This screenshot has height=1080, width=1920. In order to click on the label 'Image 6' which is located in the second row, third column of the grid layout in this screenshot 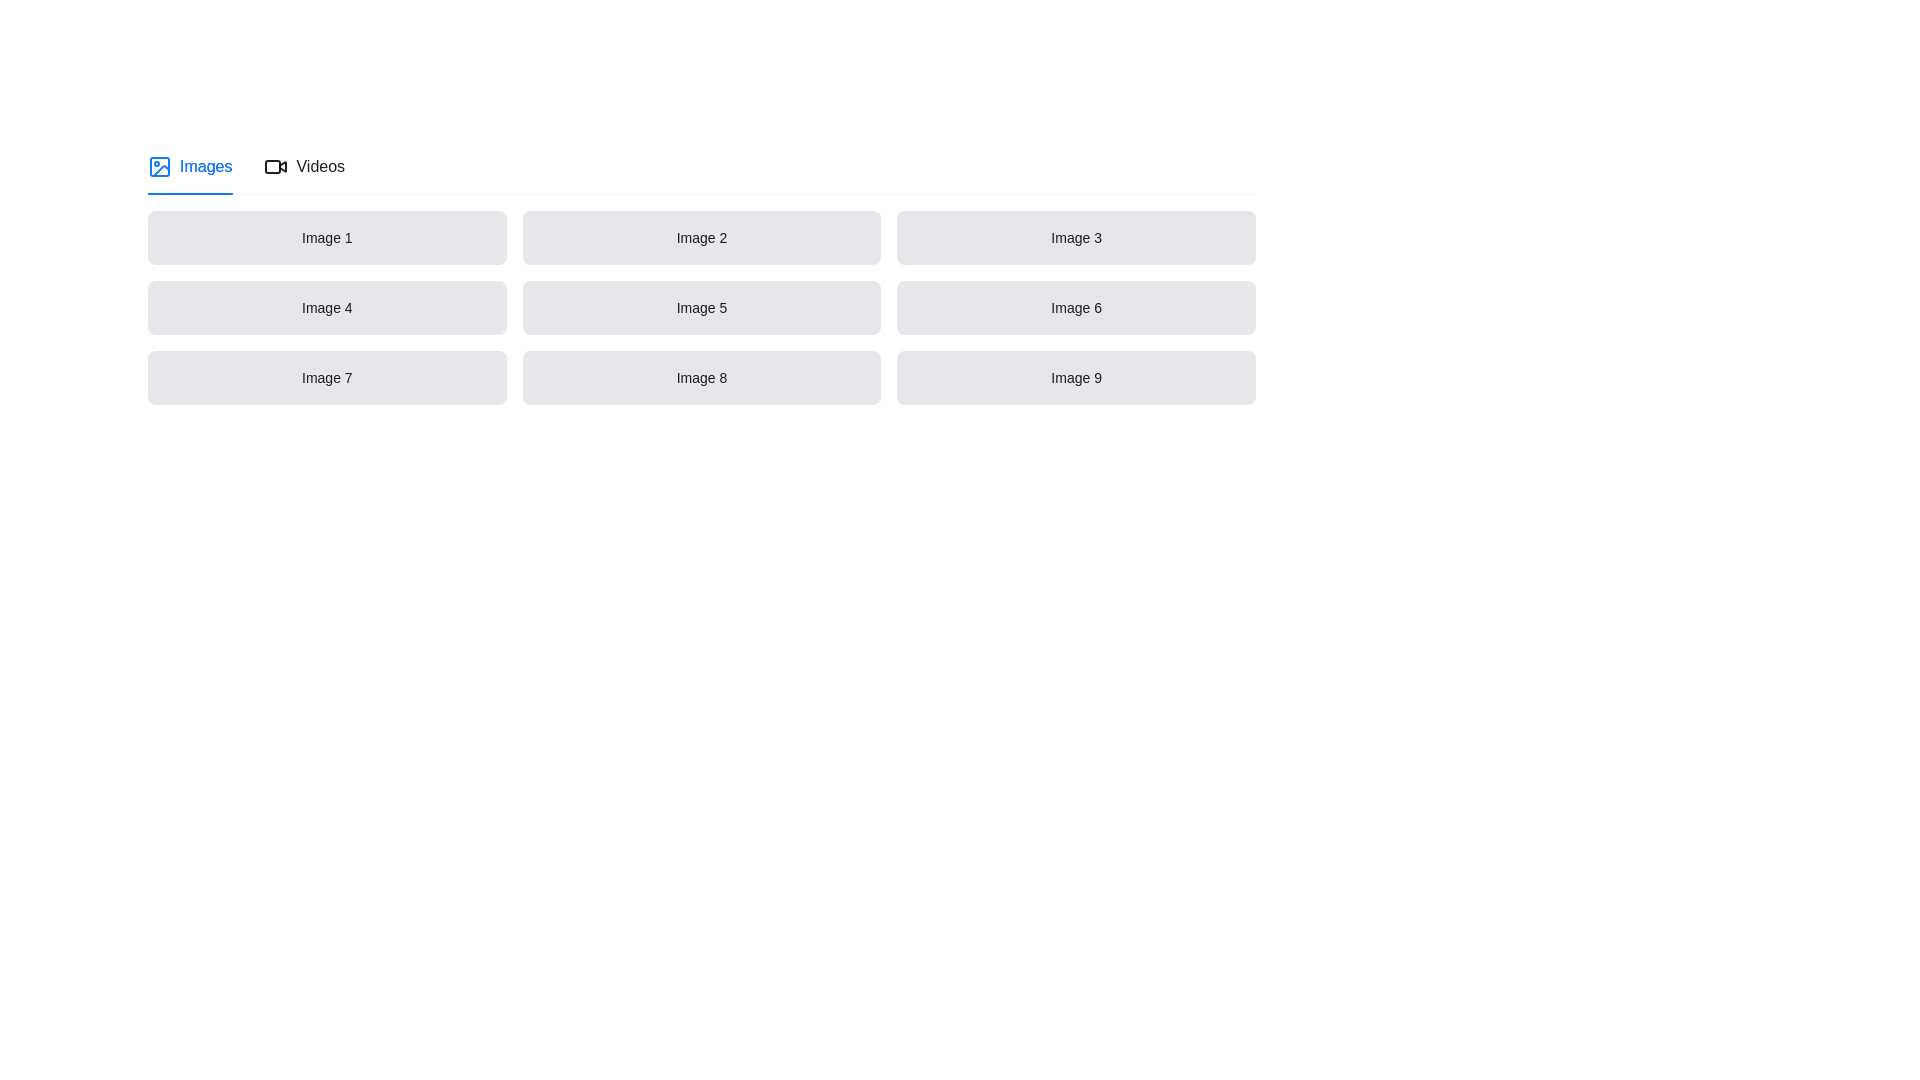, I will do `click(1075, 308)`.